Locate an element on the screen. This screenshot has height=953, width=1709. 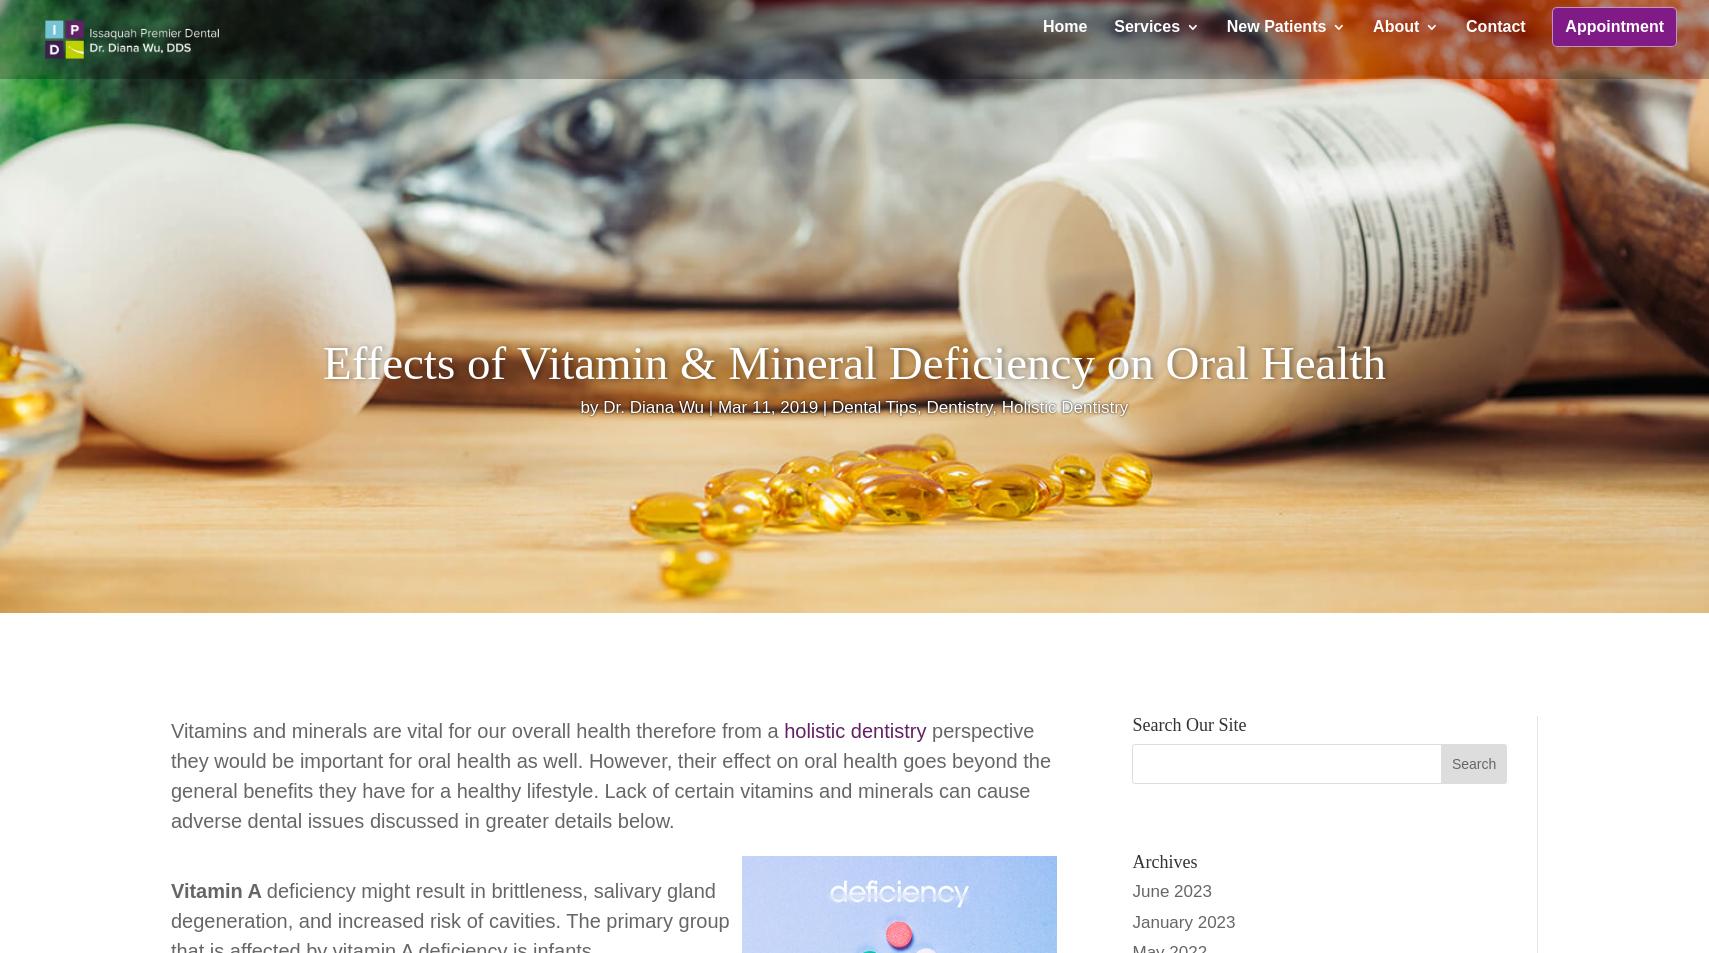
'Meet Dr. Wu' is located at coordinates (1413, 129).